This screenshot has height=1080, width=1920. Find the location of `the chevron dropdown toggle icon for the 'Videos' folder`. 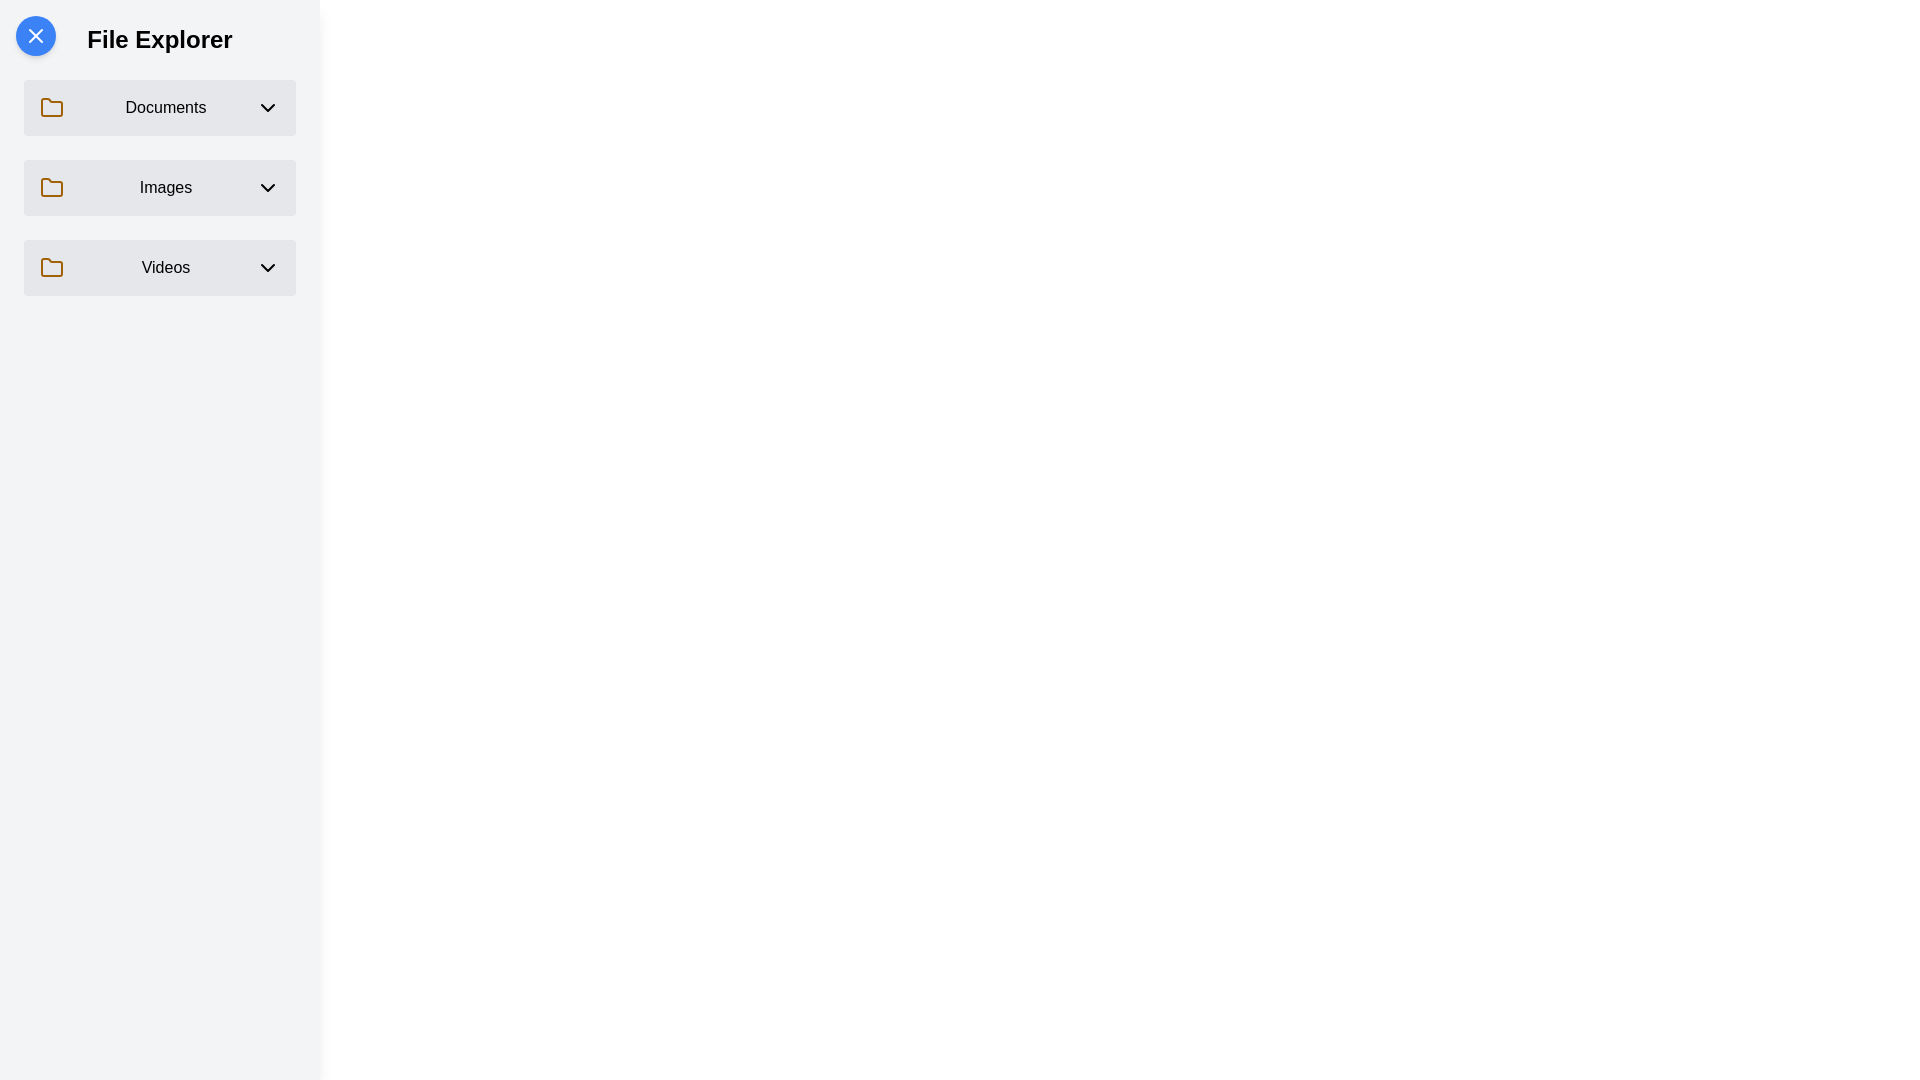

the chevron dropdown toggle icon for the 'Videos' folder is located at coordinates (267, 266).